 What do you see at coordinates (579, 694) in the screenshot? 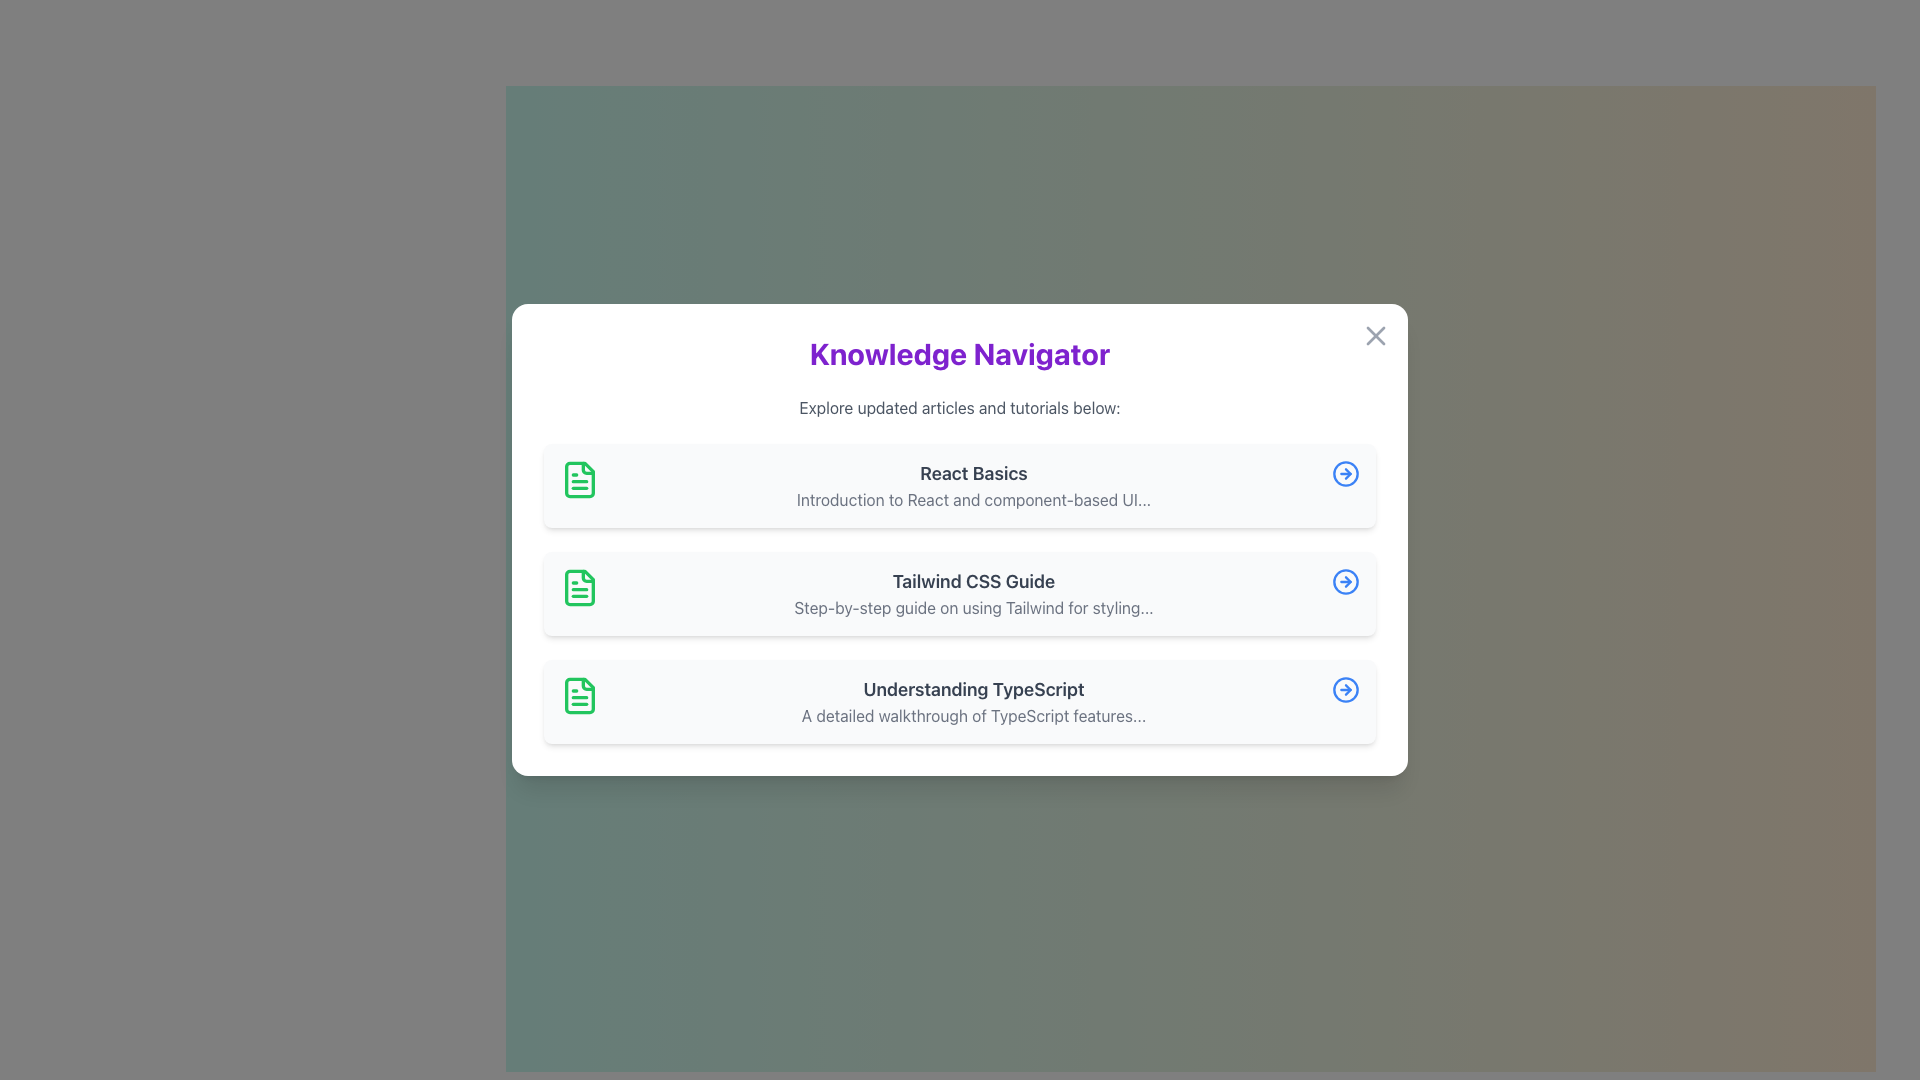
I see `the graphical icon representing the 'Understanding TypeScript' document located in the third row of the list interface` at bounding box center [579, 694].